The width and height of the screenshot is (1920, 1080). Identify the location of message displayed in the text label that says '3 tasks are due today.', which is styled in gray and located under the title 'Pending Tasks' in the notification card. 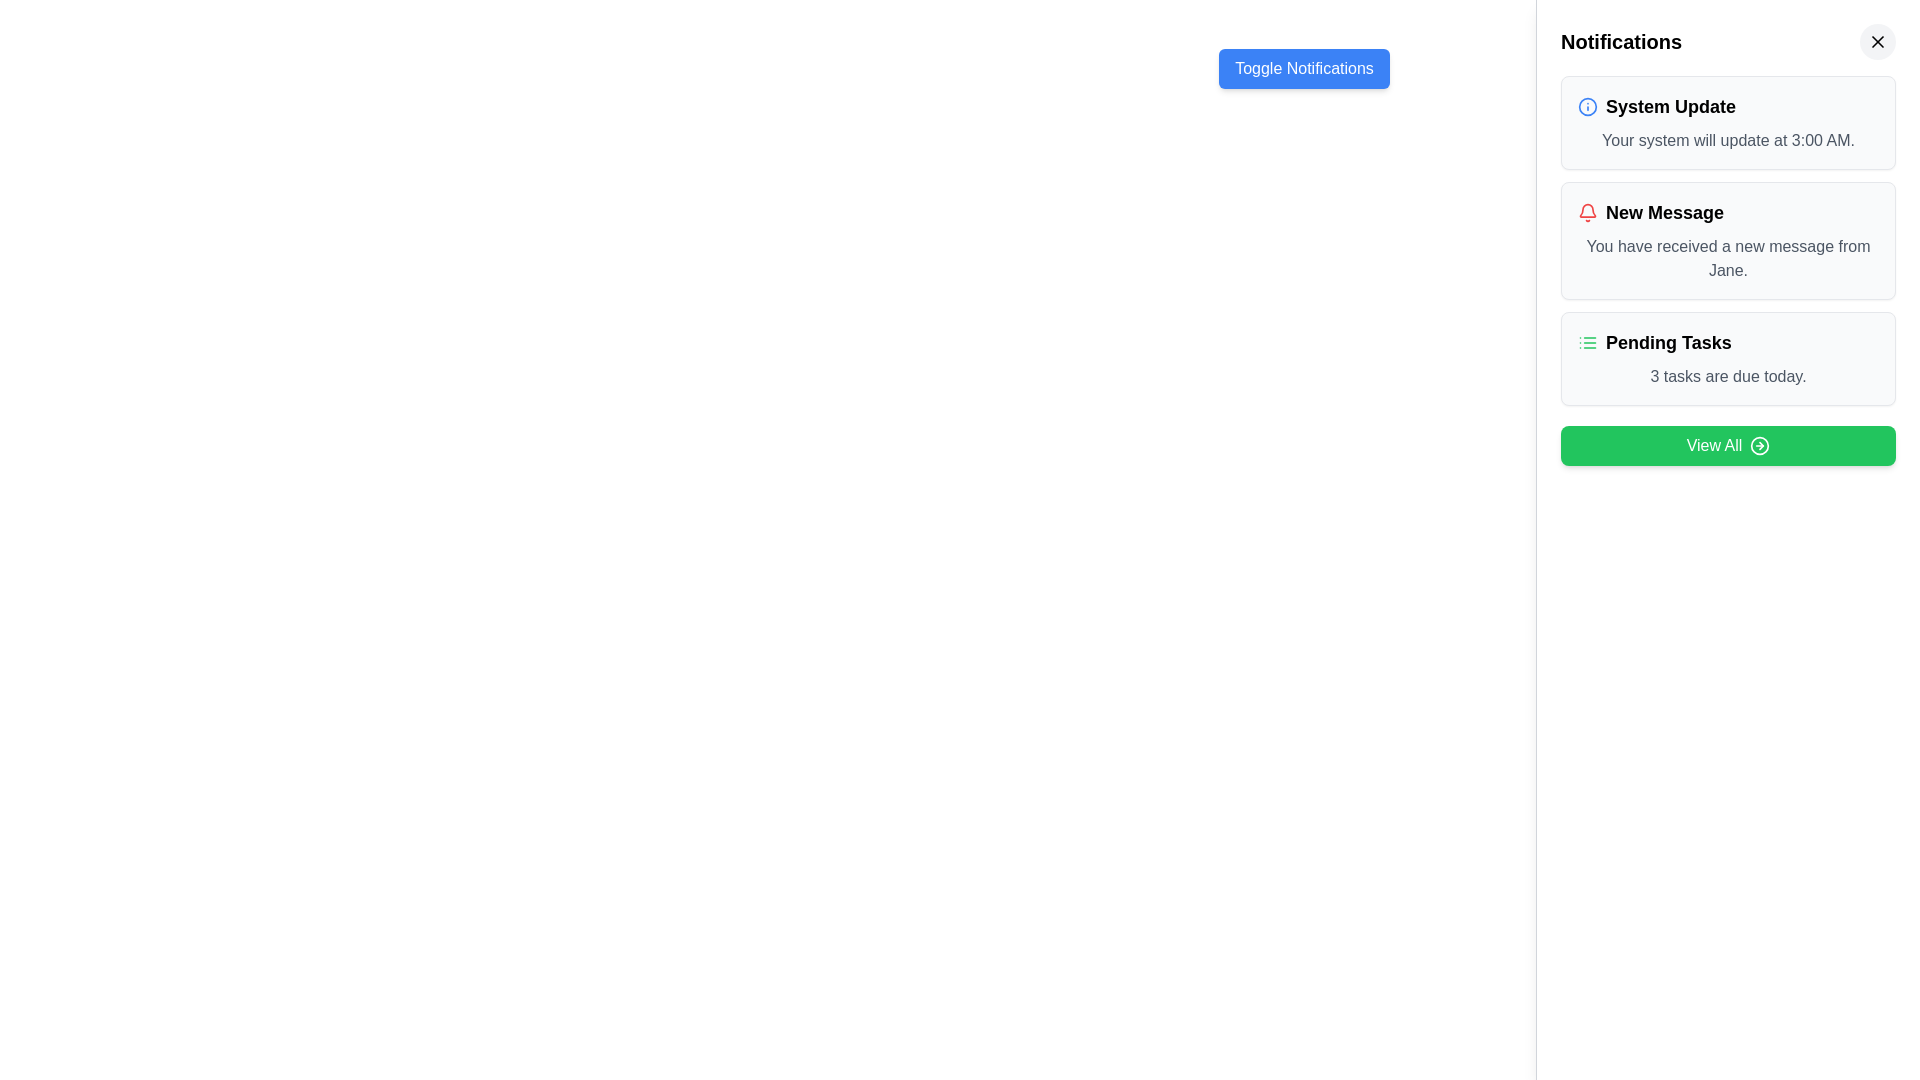
(1727, 377).